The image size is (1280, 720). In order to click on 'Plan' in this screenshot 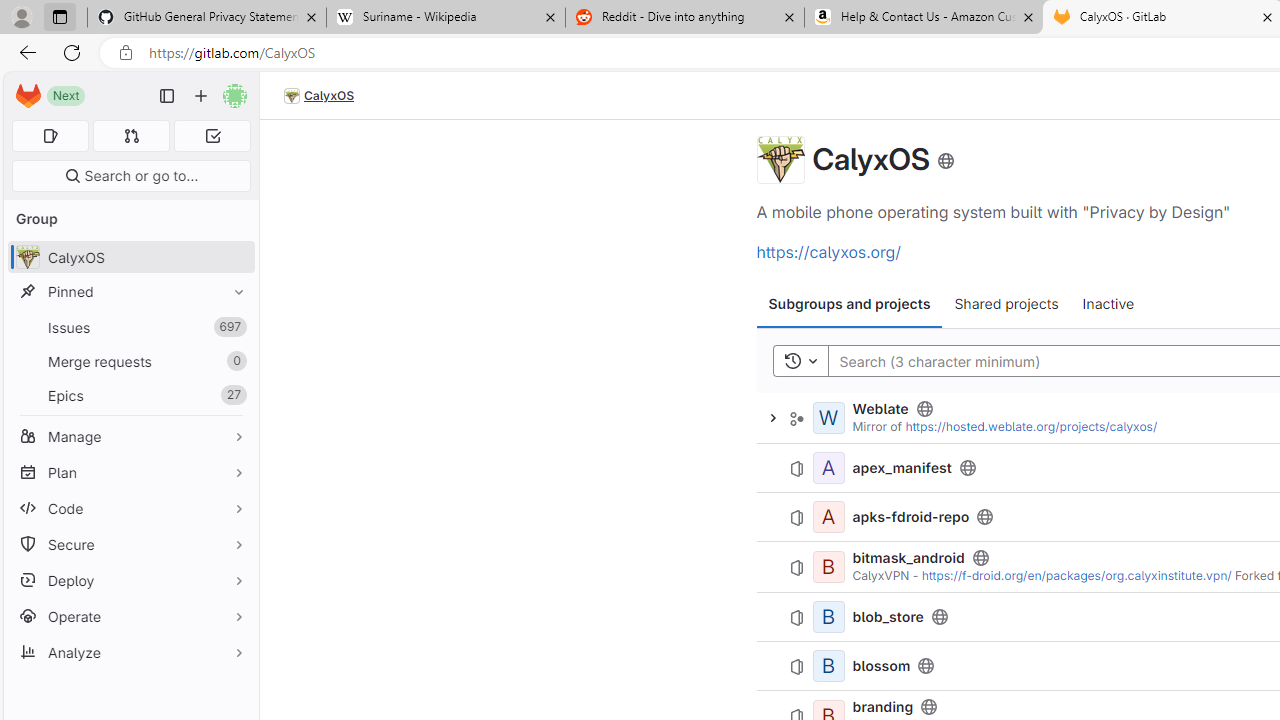, I will do `click(130, 472)`.